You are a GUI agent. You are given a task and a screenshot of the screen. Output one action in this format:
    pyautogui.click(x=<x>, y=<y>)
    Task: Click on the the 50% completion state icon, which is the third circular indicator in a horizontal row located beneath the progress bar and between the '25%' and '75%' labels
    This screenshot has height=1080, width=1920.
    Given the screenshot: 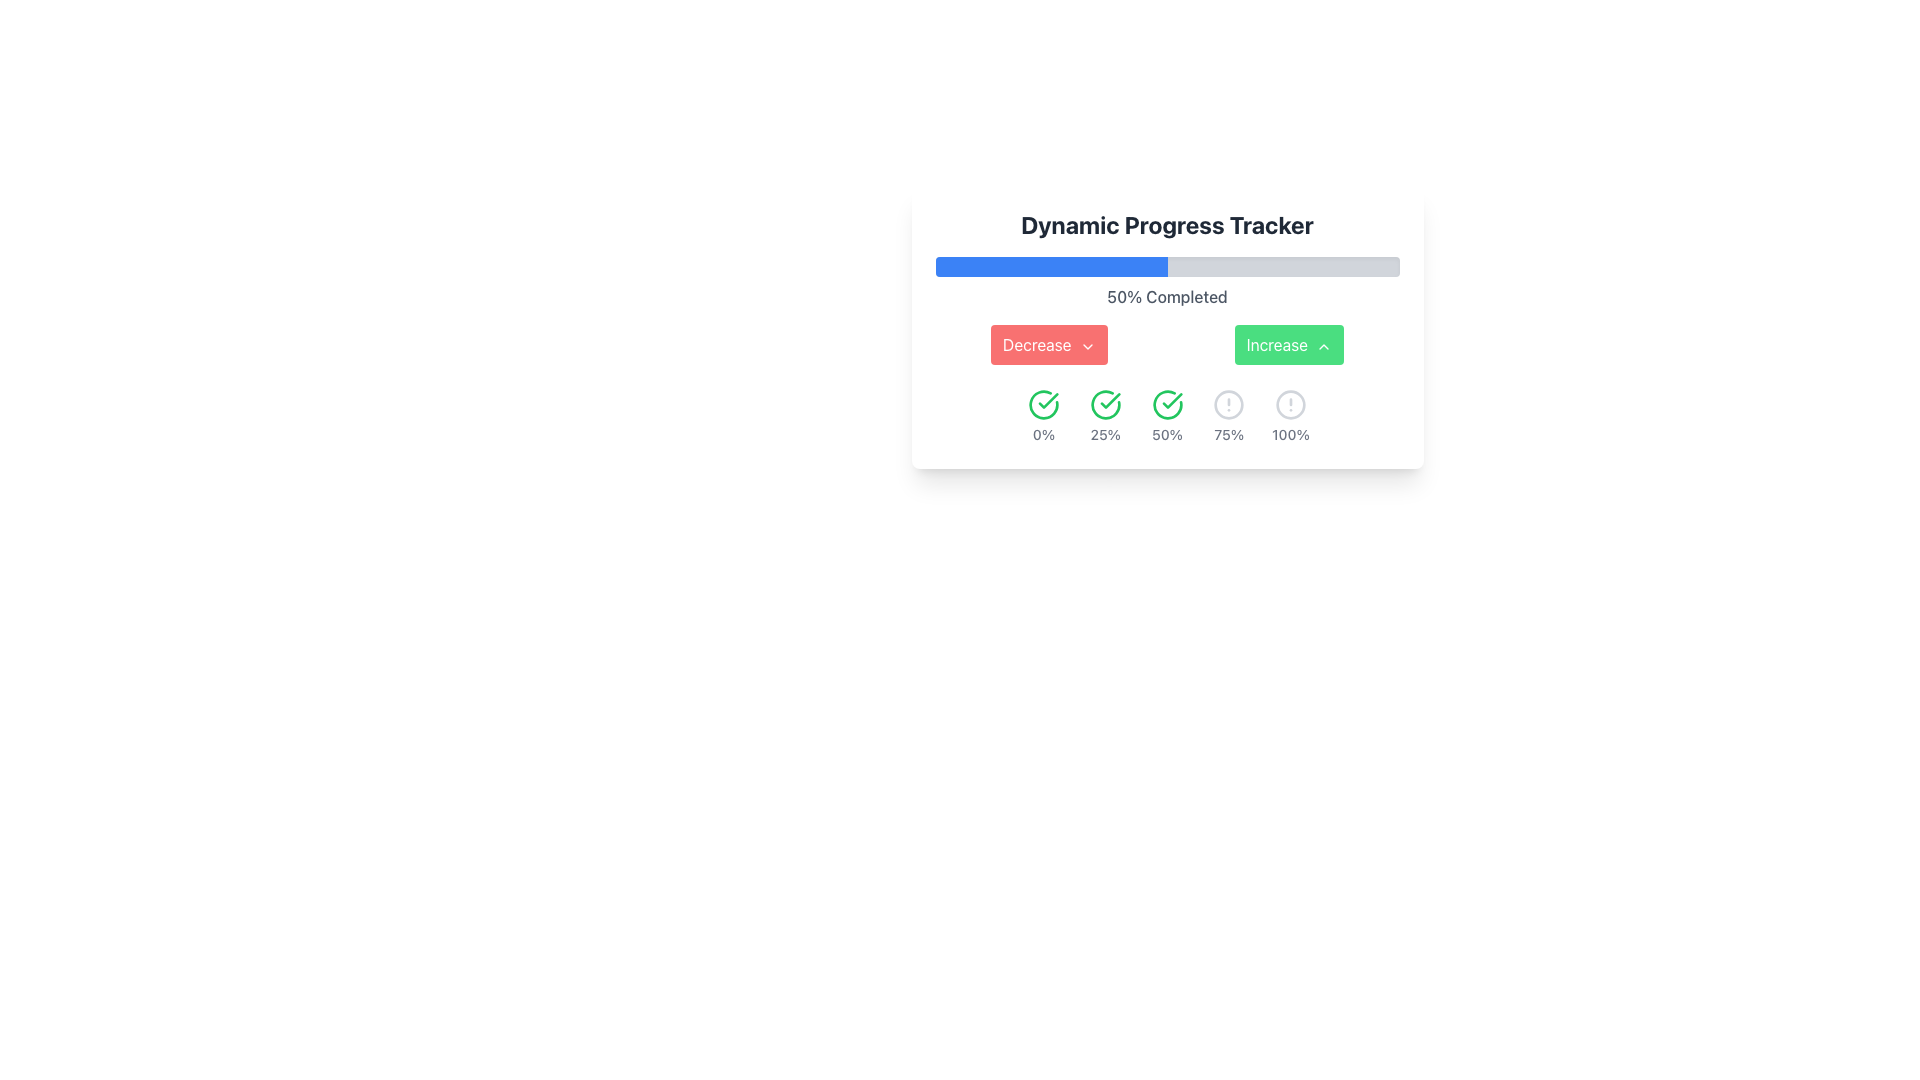 What is the action you would take?
    pyautogui.click(x=1167, y=405)
    